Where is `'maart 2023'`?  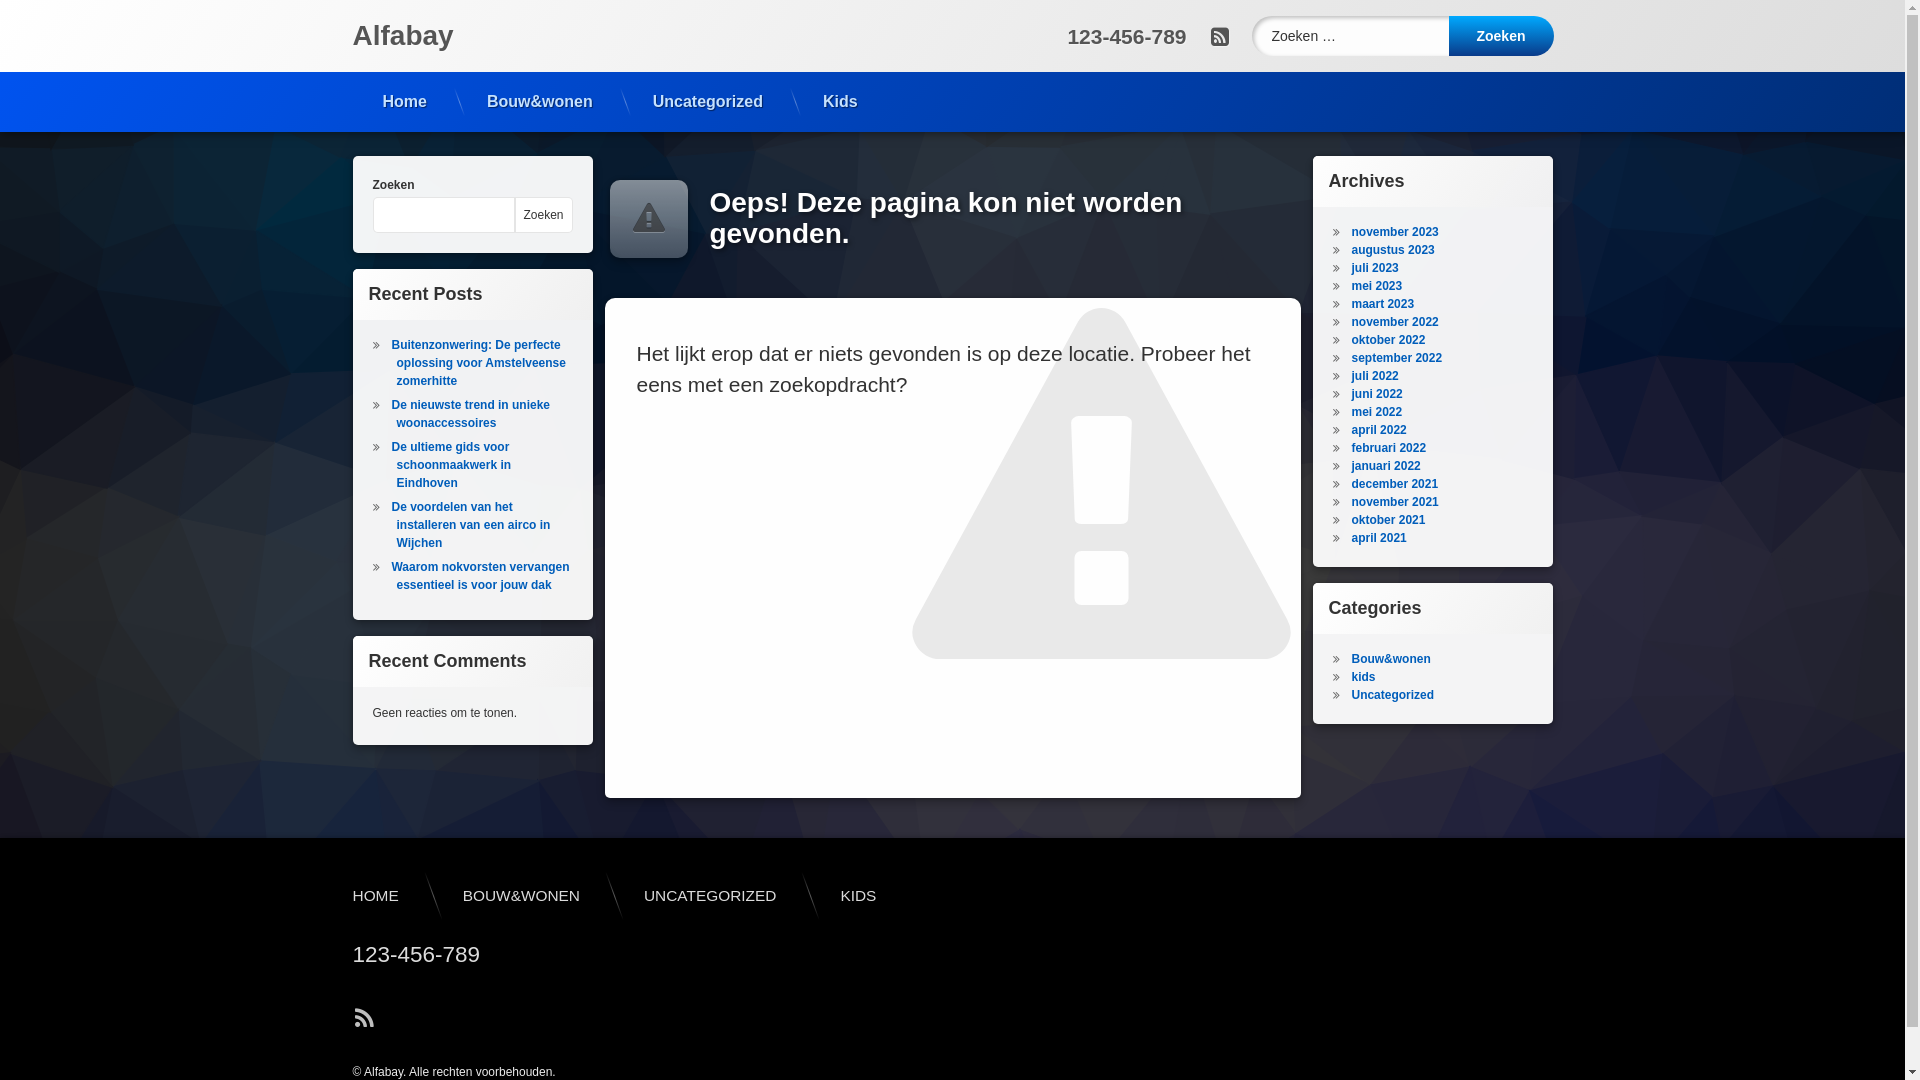 'maart 2023' is located at coordinates (1381, 304).